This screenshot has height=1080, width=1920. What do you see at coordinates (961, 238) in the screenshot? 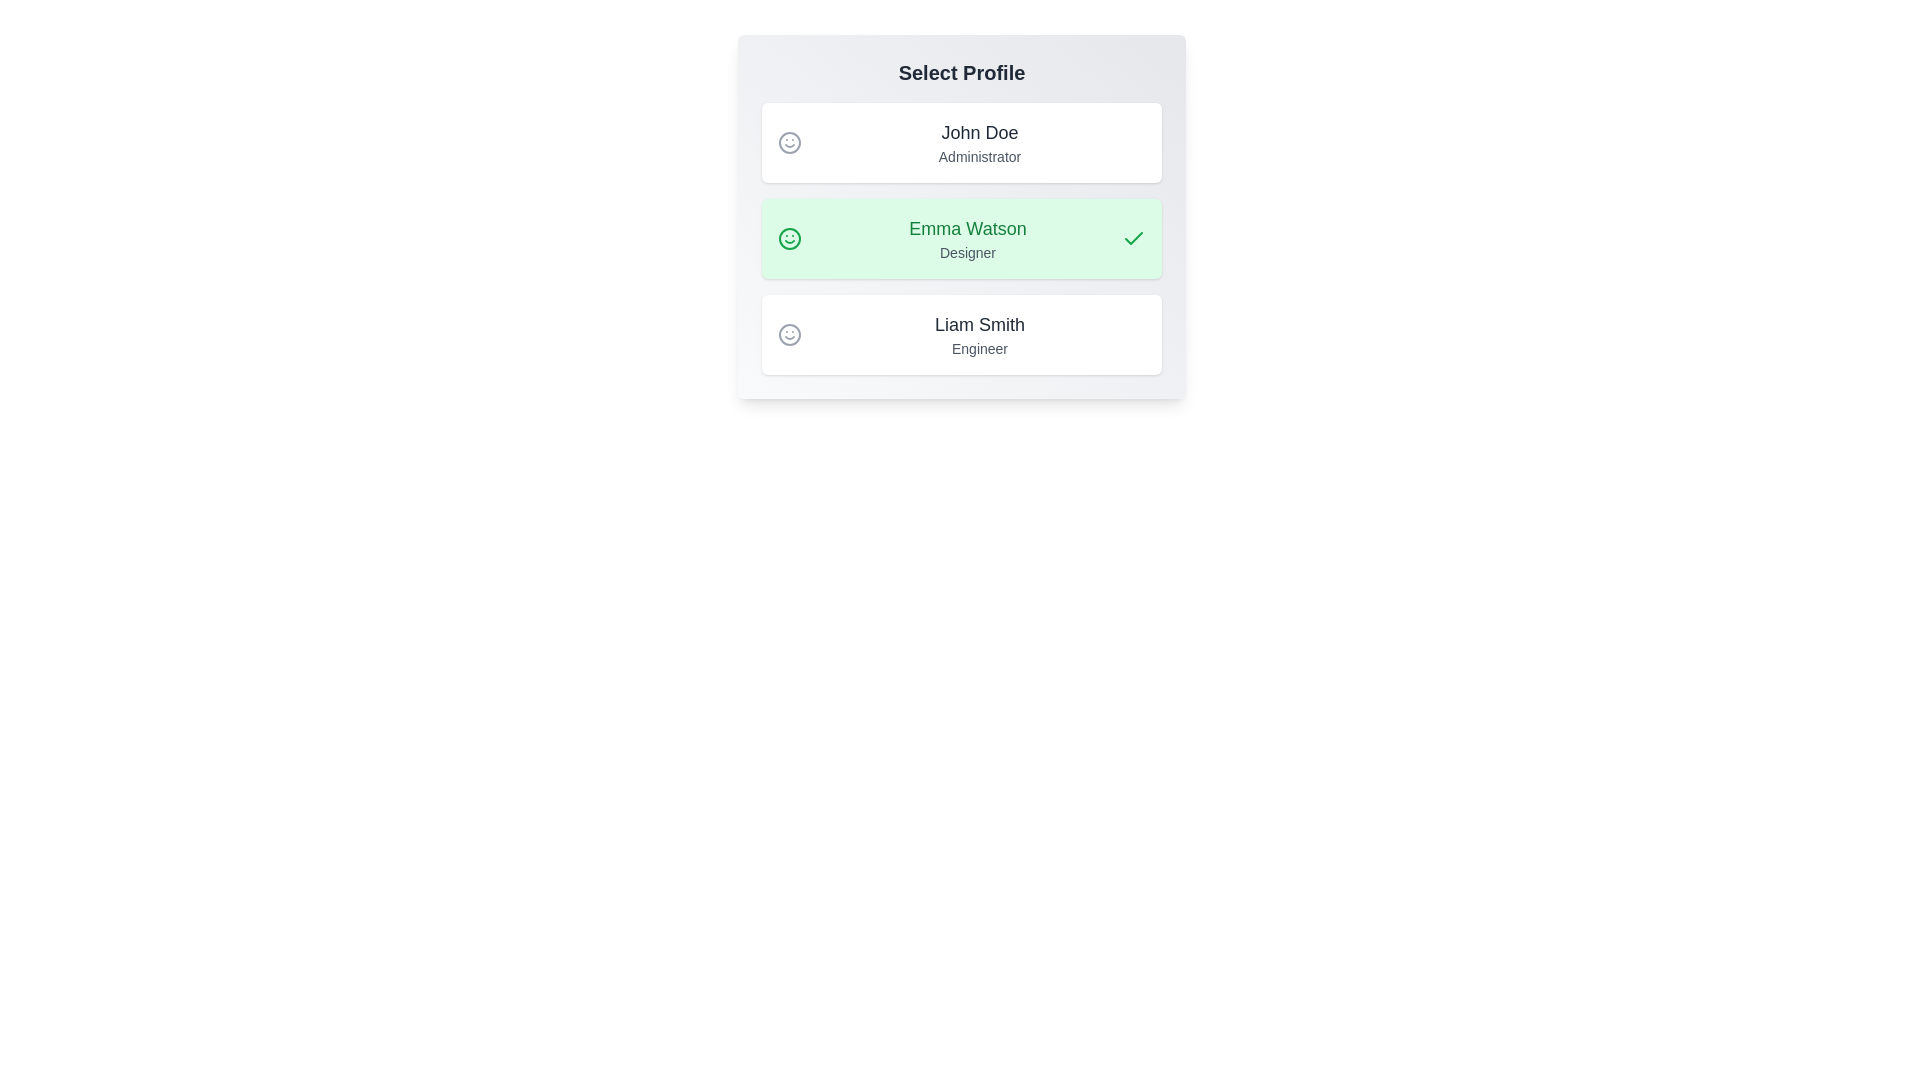
I see `the profile Emma Watson` at bounding box center [961, 238].